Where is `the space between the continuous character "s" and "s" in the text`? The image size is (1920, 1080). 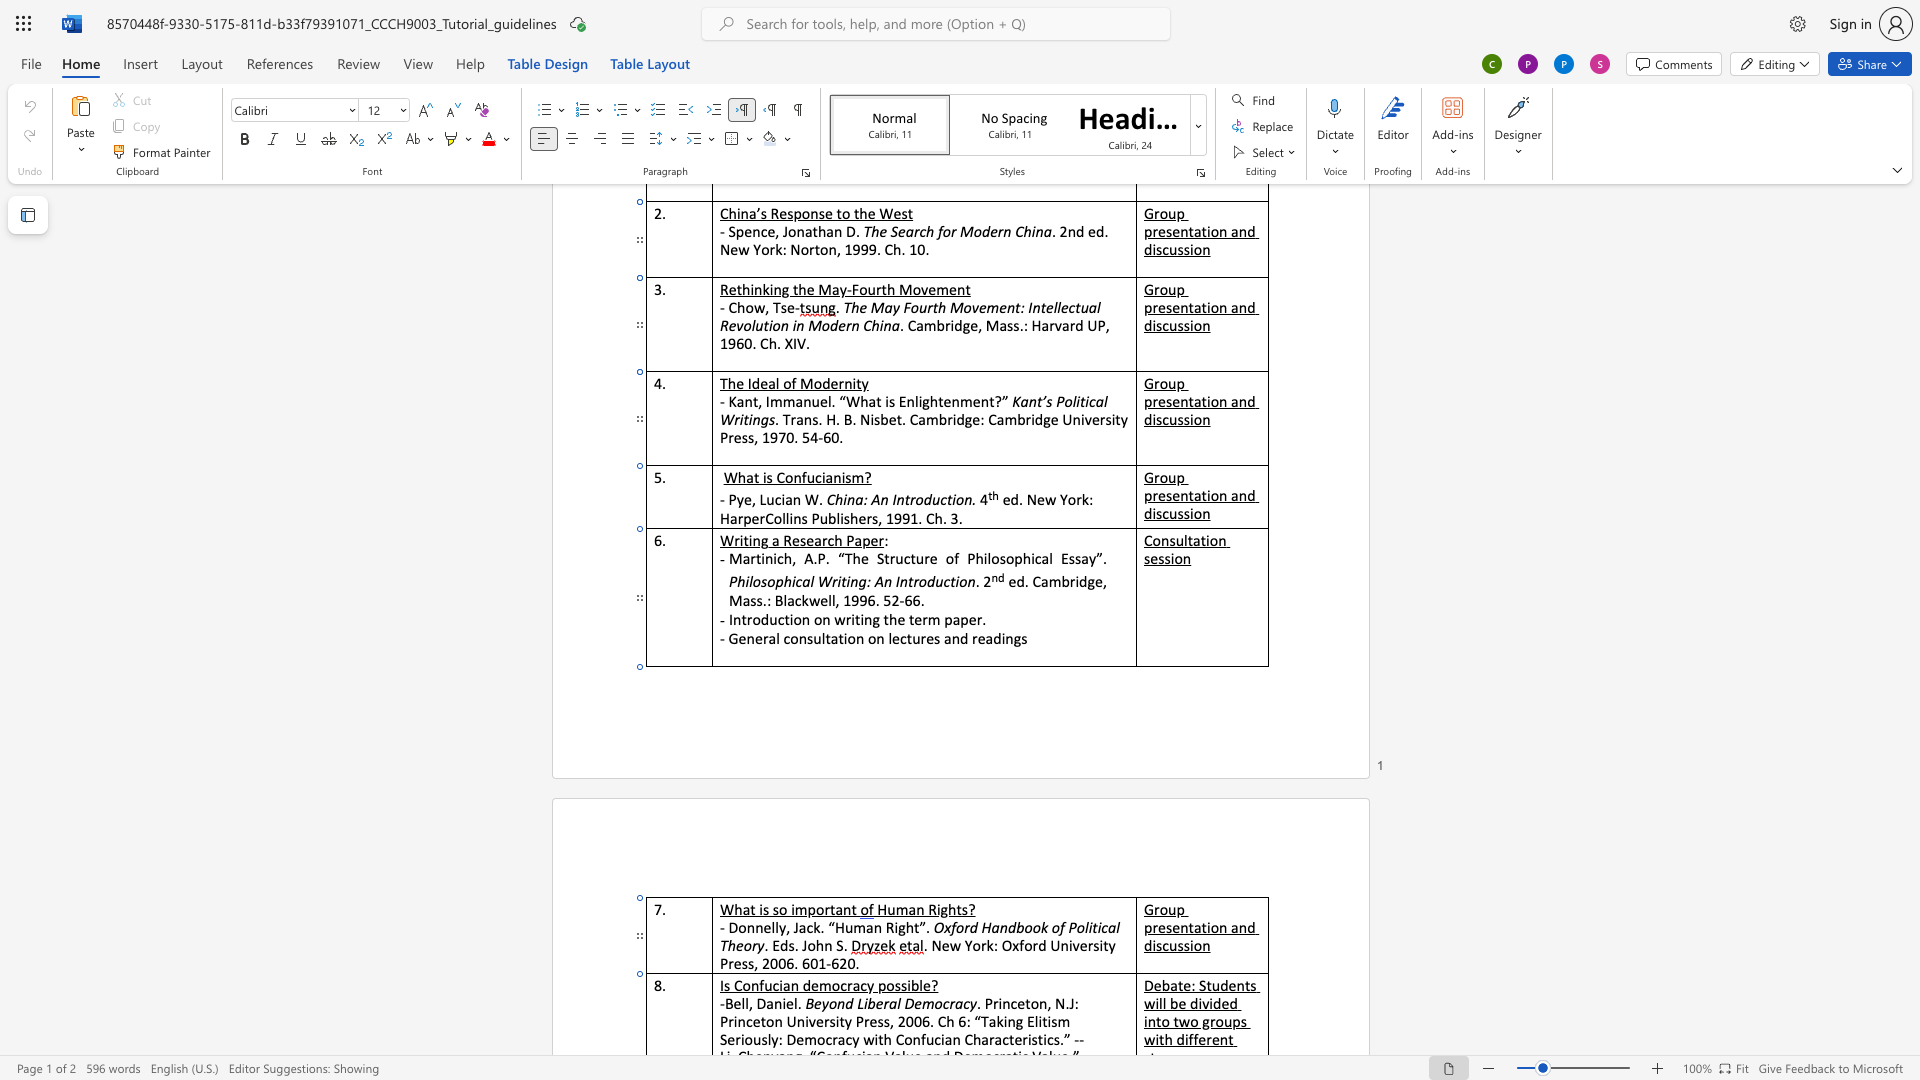 the space between the continuous character "s" and "s" in the text is located at coordinates (900, 984).